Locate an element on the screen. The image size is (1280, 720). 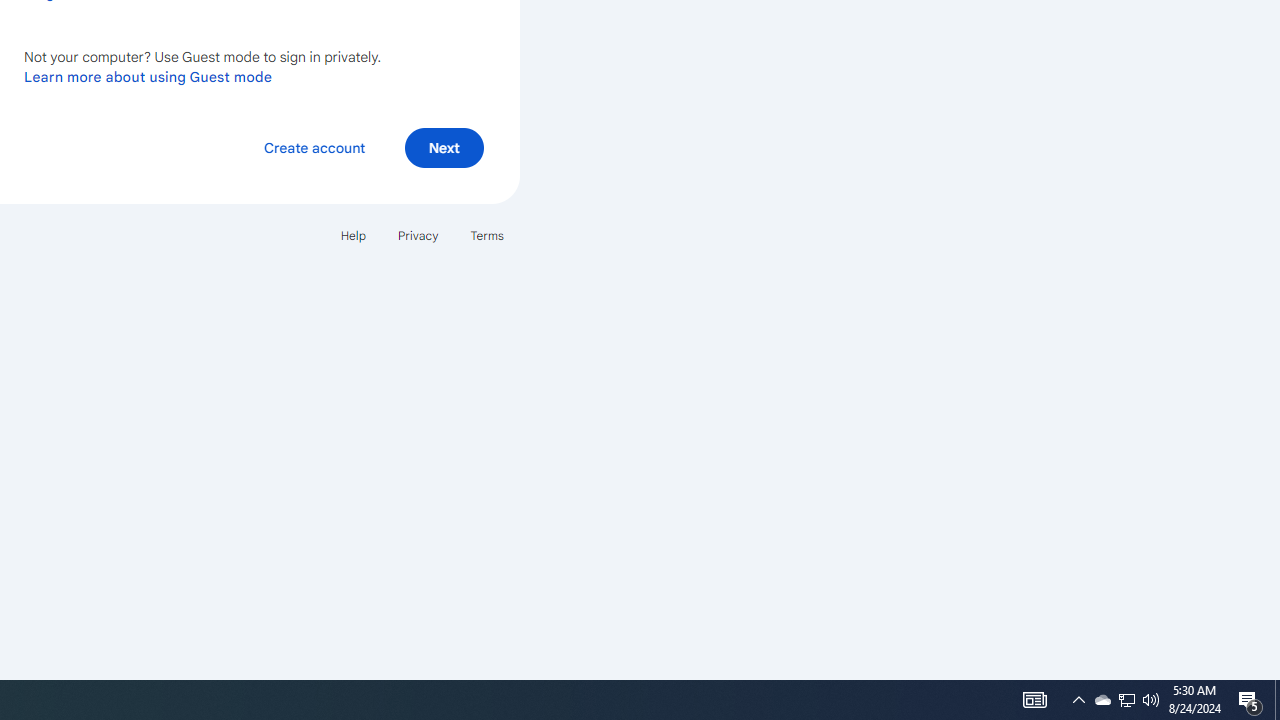
'Next' is located at coordinates (443, 146).